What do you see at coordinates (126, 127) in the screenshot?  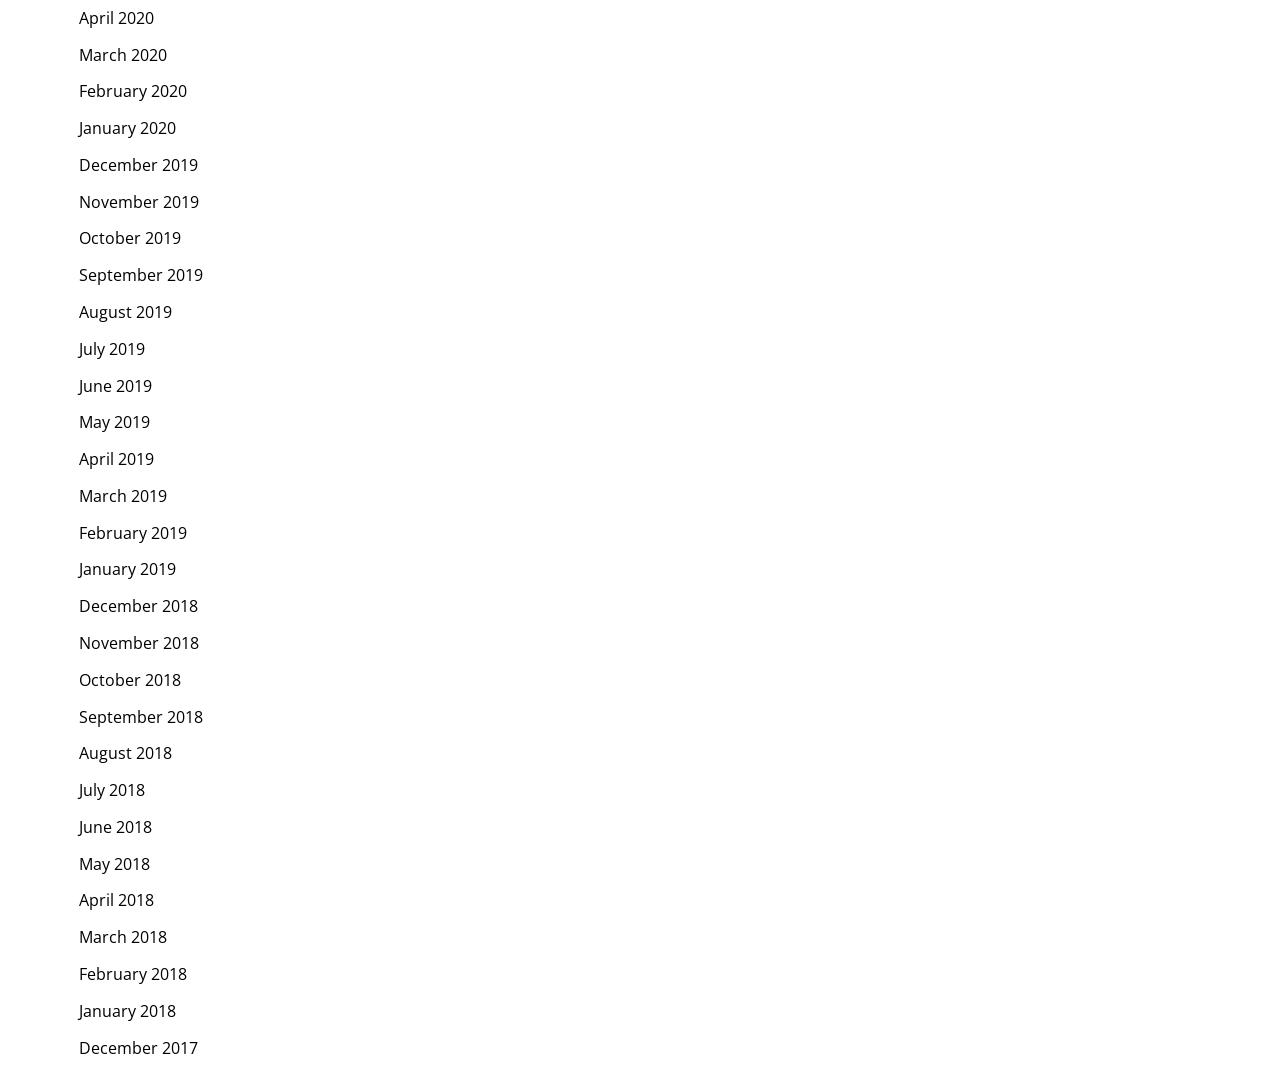 I see `'January 2020'` at bounding box center [126, 127].